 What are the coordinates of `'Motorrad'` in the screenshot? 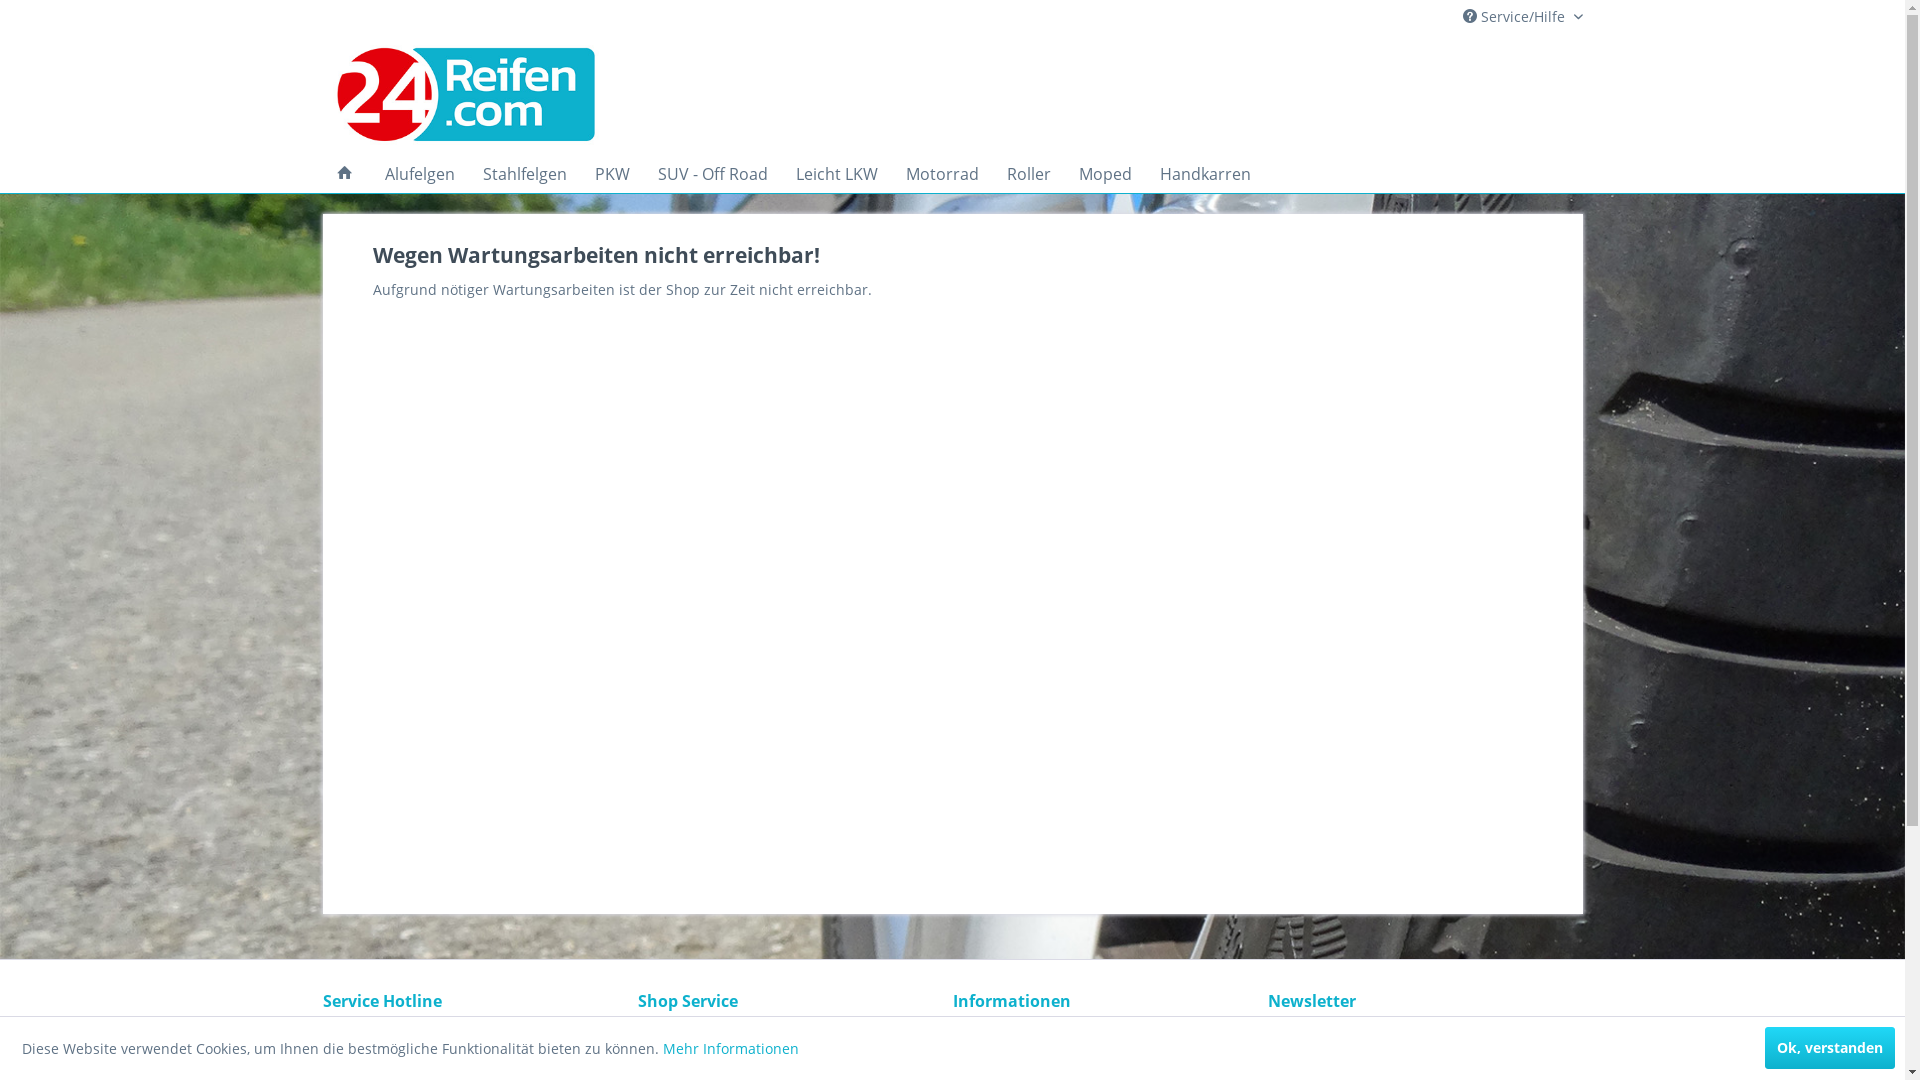 It's located at (941, 172).